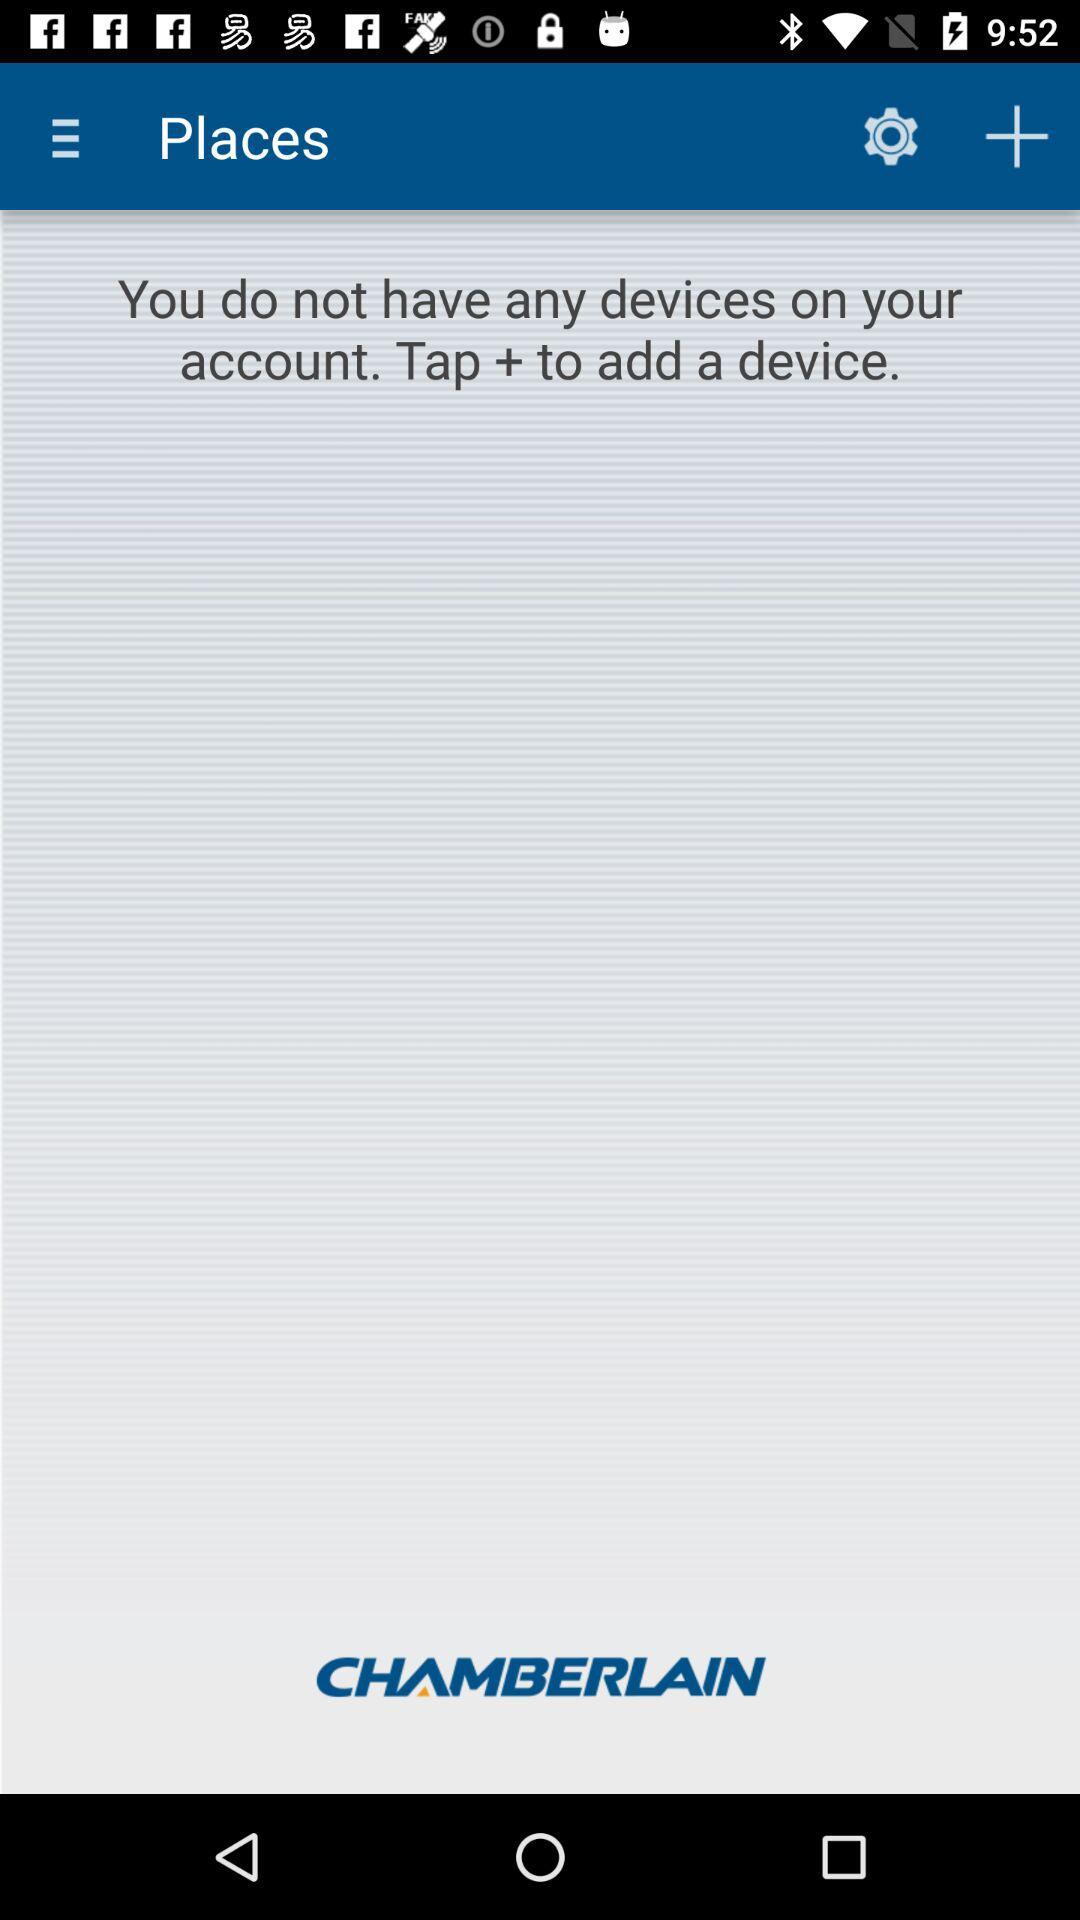  Describe the element at coordinates (72, 135) in the screenshot. I see `app to the left of places app` at that location.